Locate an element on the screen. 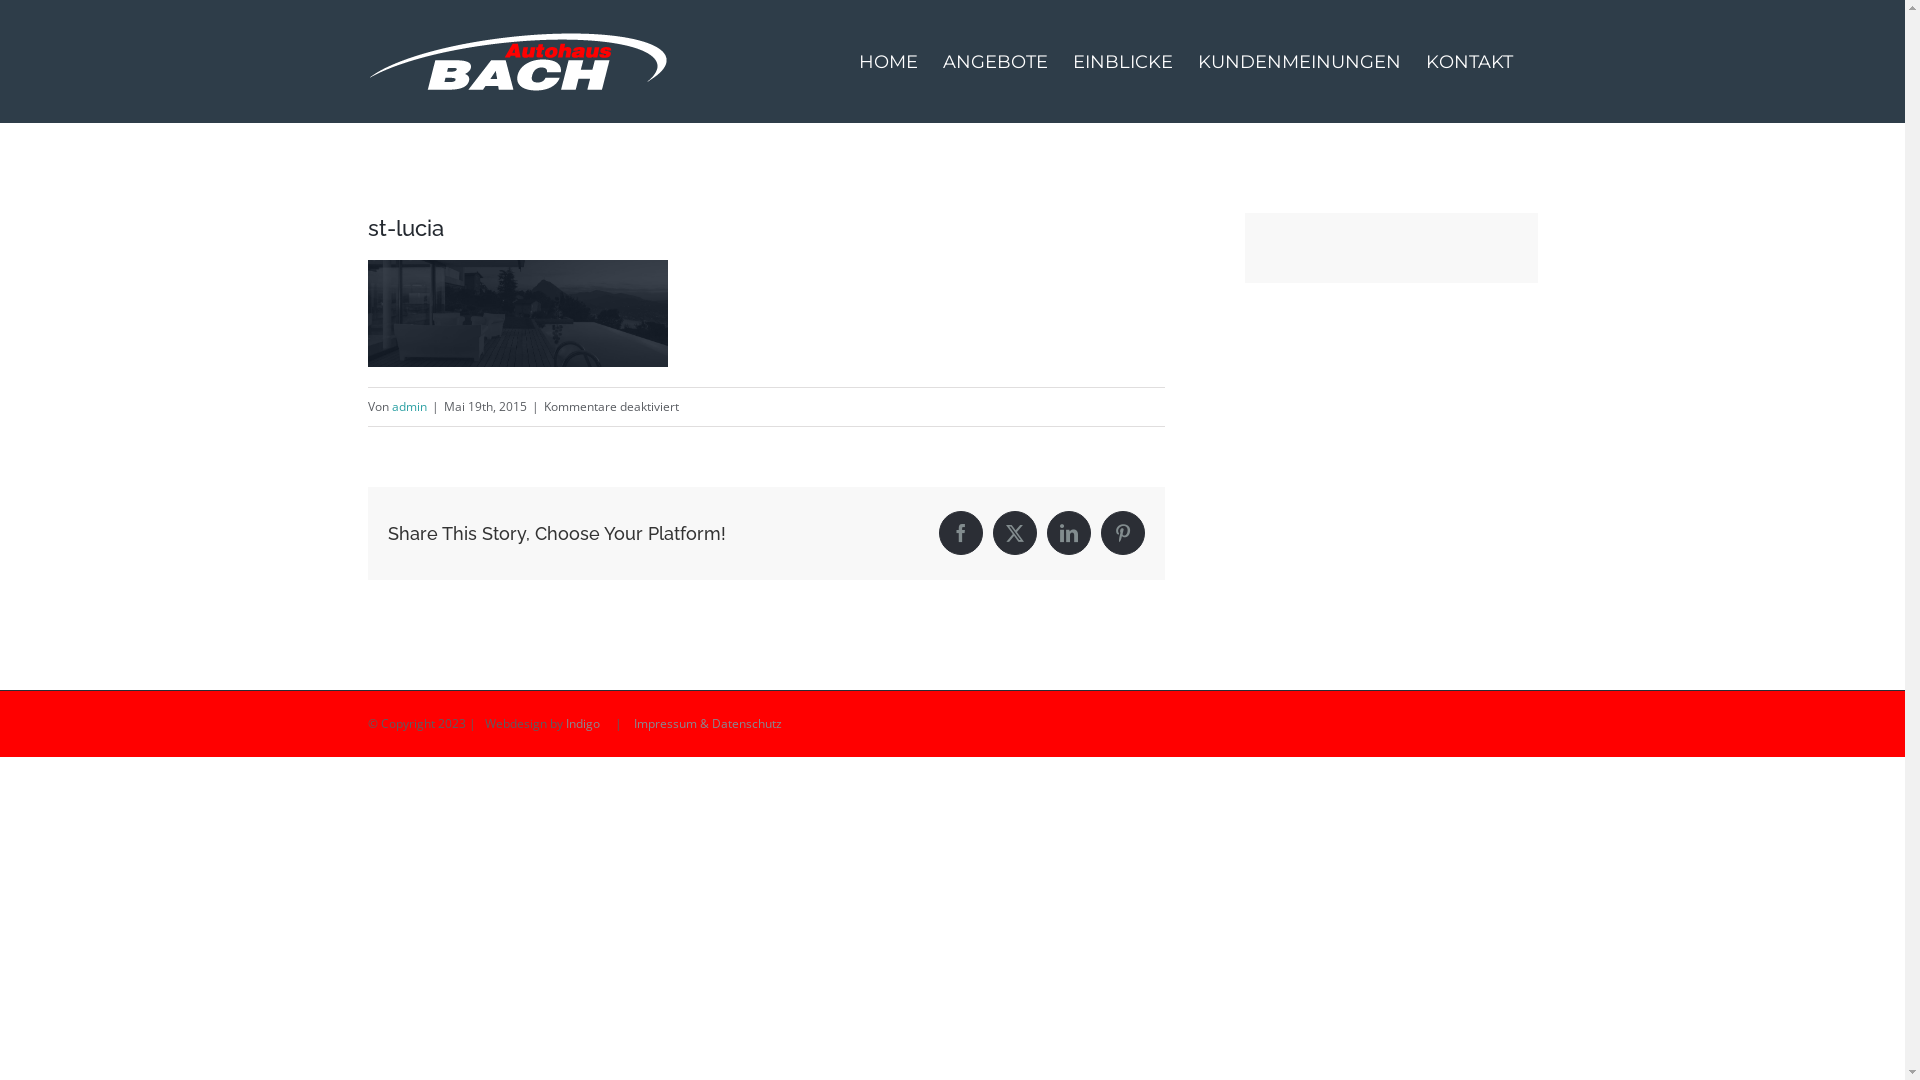 This screenshot has width=1920, height=1080. 'ANGEBOTE' is located at coordinates (994, 59).